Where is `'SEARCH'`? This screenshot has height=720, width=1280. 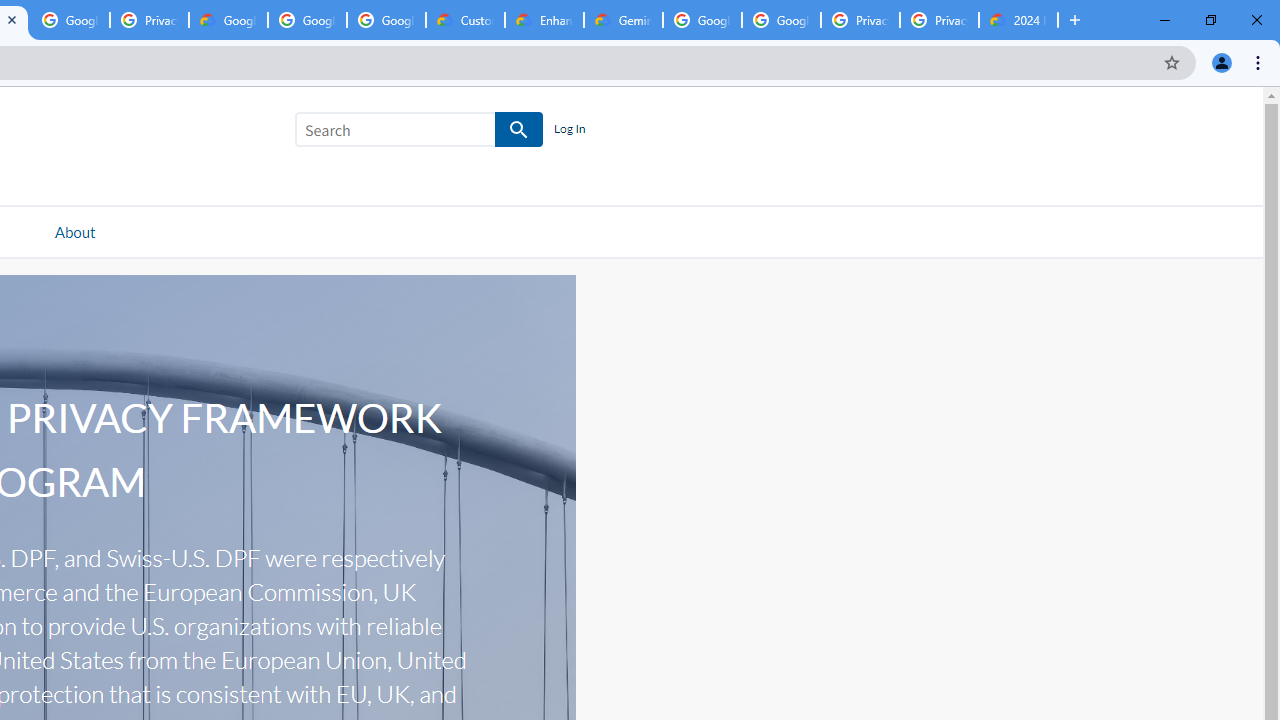 'SEARCH' is located at coordinates (519, 130).